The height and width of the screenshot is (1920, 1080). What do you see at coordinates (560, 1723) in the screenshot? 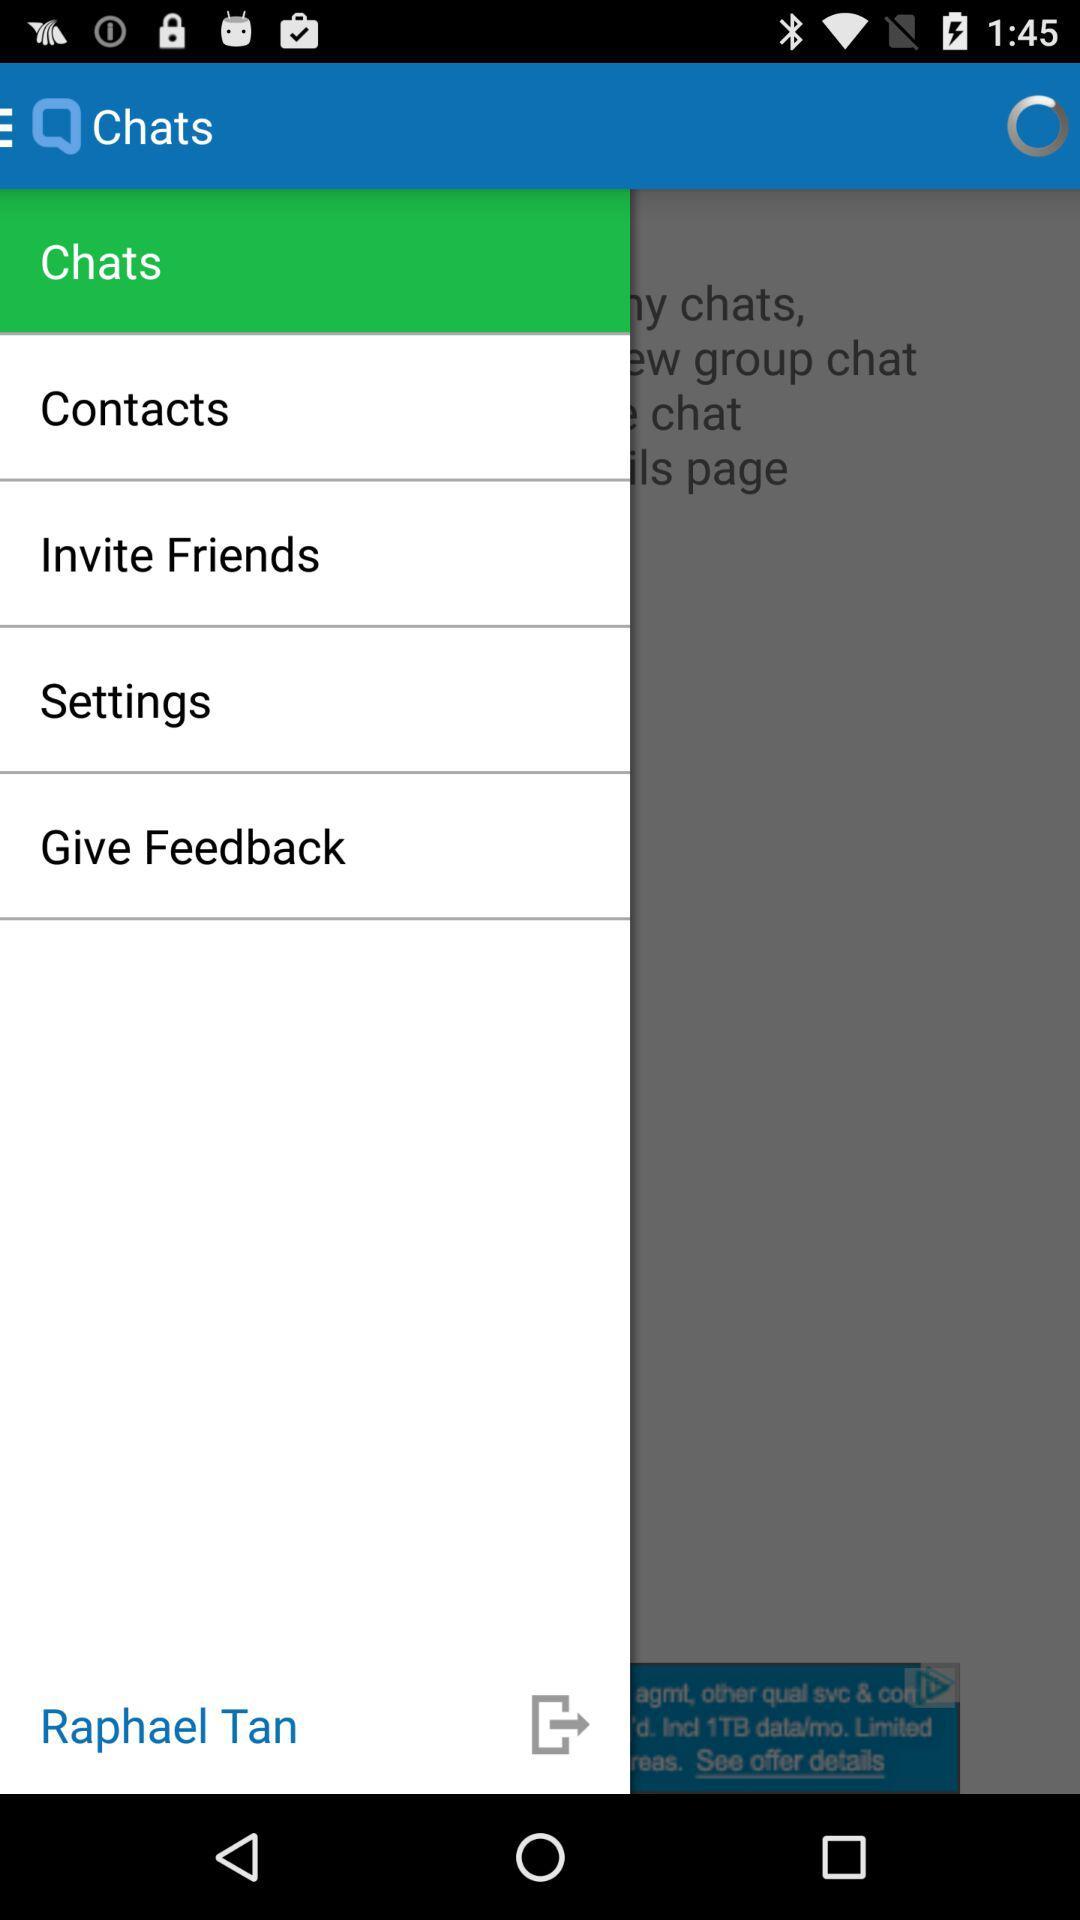
I see `app next to raphael tan icon` at bounding box center [560, 1723].